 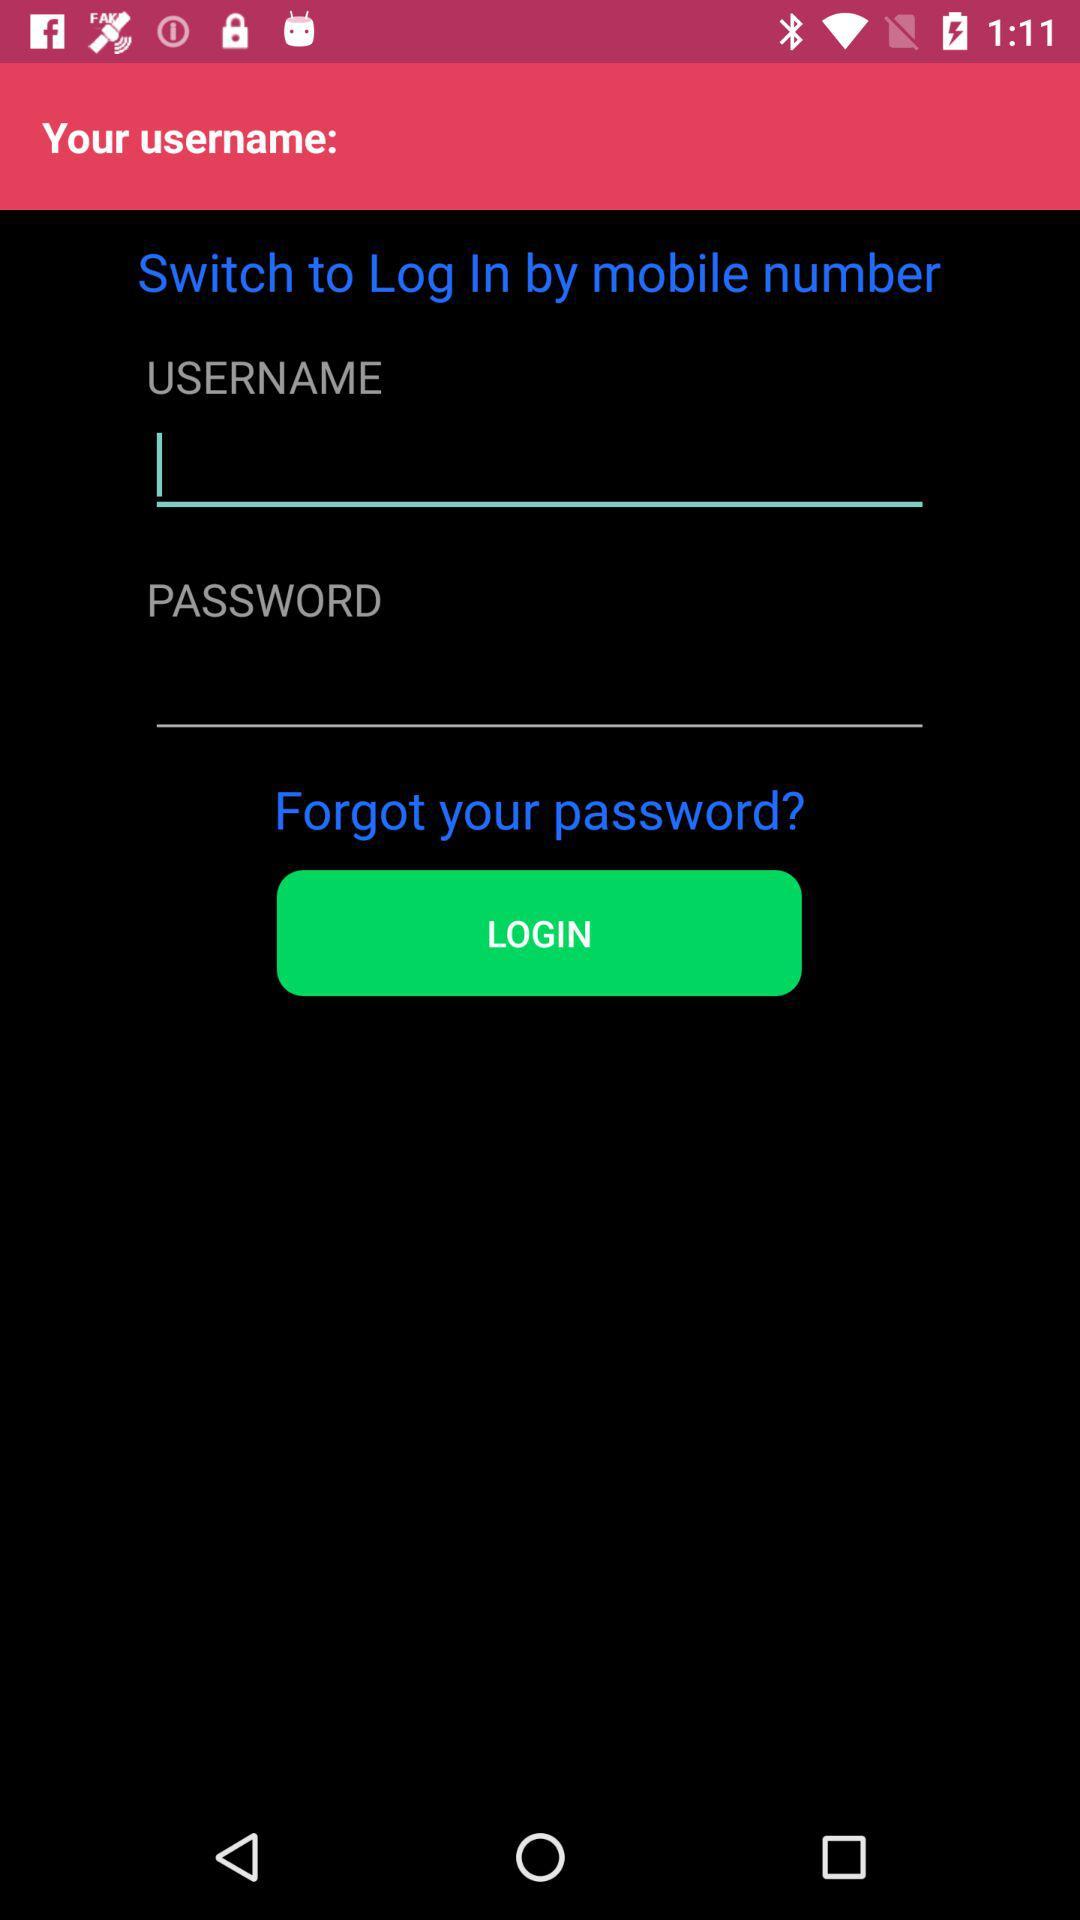 What do you see at coordinates (538, 808) in the screenshot?
I see `forgot your password? item` at bounding box center [538, 808].